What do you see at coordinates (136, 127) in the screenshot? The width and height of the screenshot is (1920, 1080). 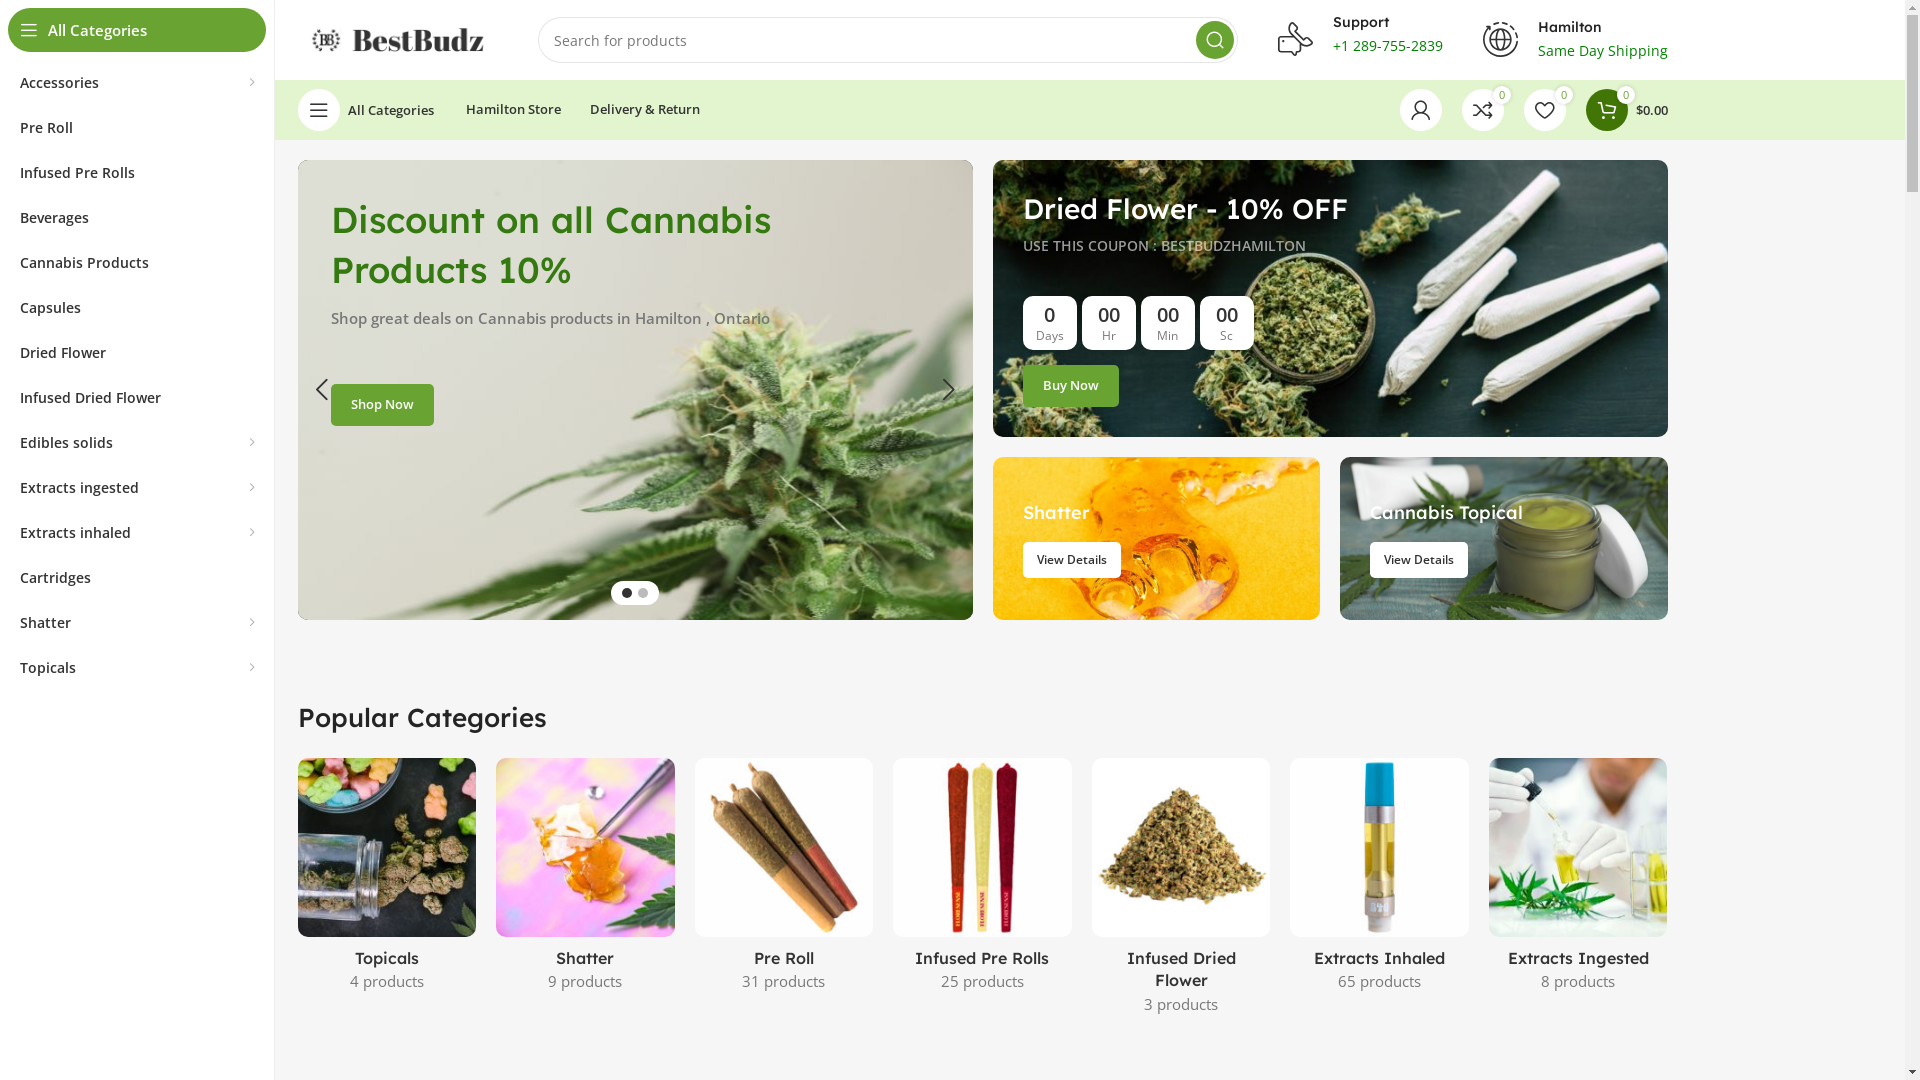 I see `'Pre Roll'` at bounding box center [136, 127].